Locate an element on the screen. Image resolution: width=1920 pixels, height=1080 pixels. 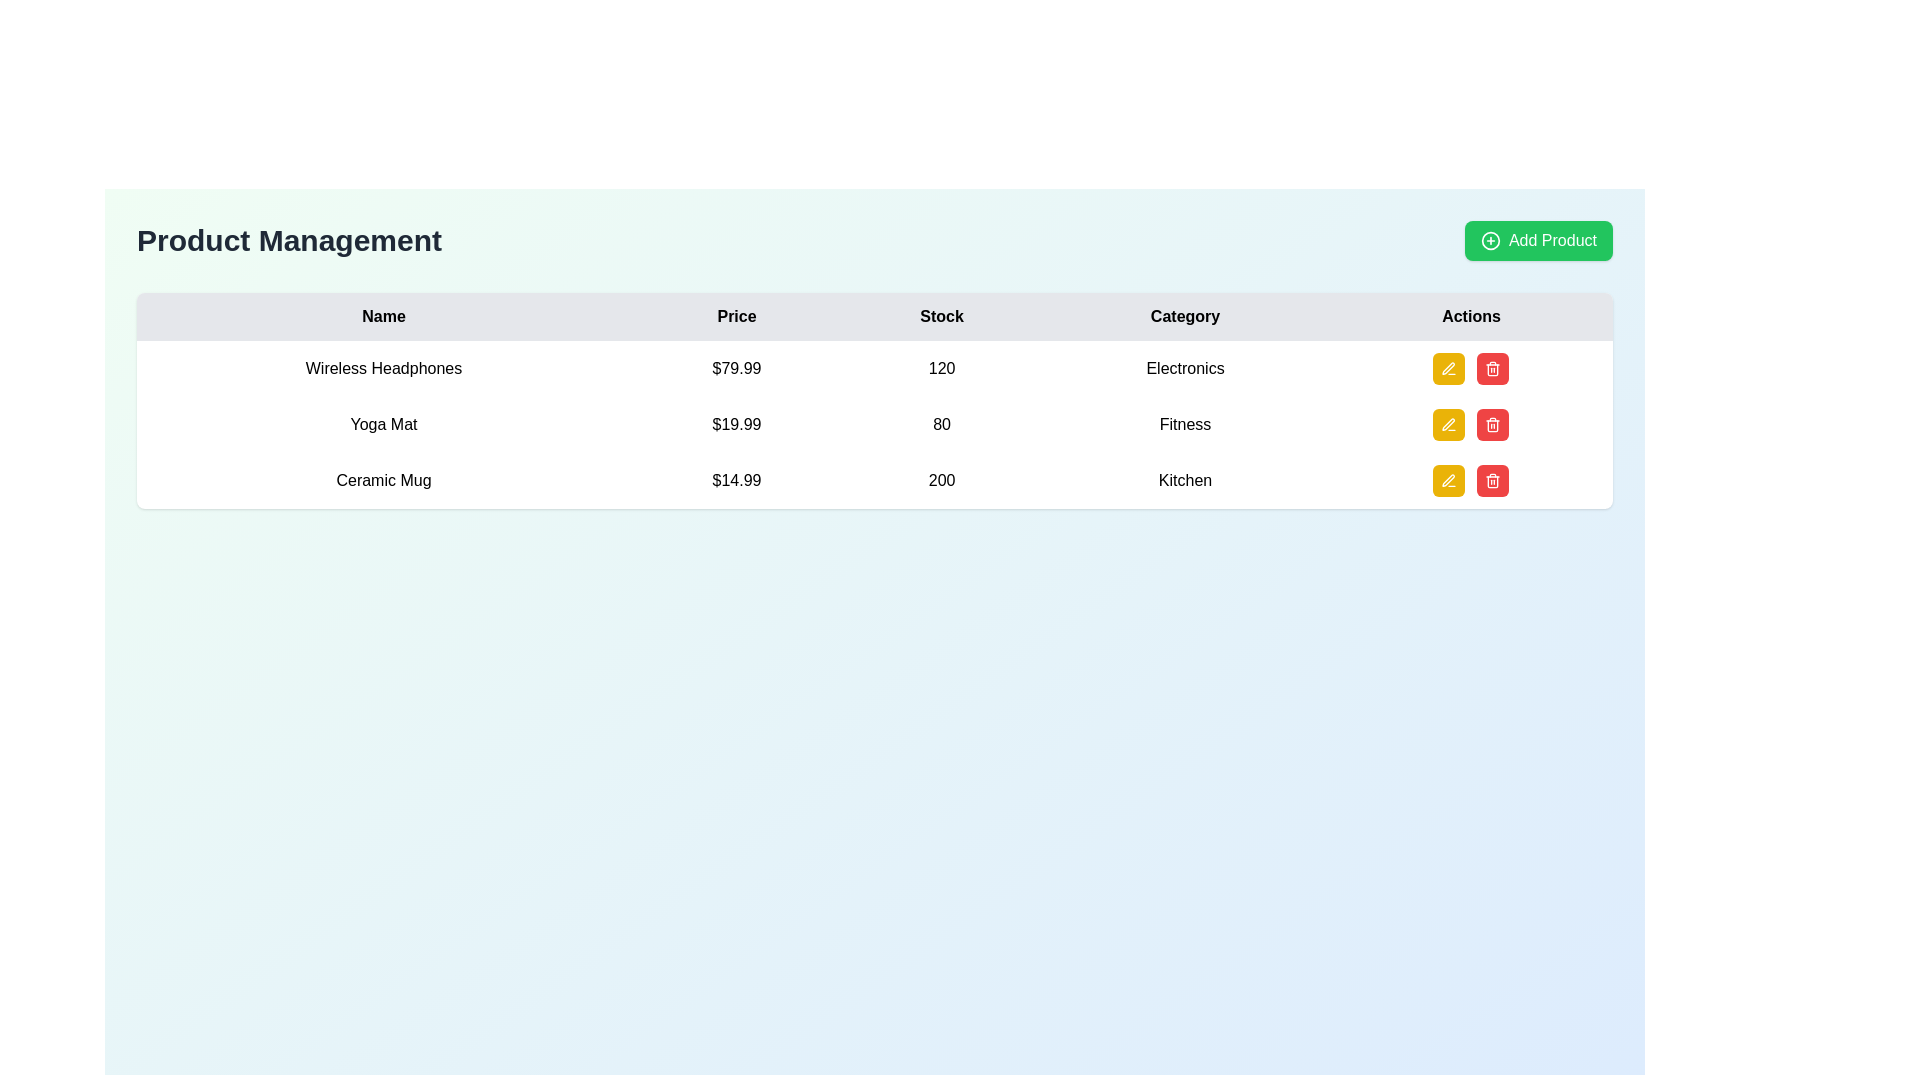
the red delete button with a white trash can icon located in the 'Actions' column of the last row corresponding to the 'Ceramic Mug' entry is located at coordinates (1493, 481).